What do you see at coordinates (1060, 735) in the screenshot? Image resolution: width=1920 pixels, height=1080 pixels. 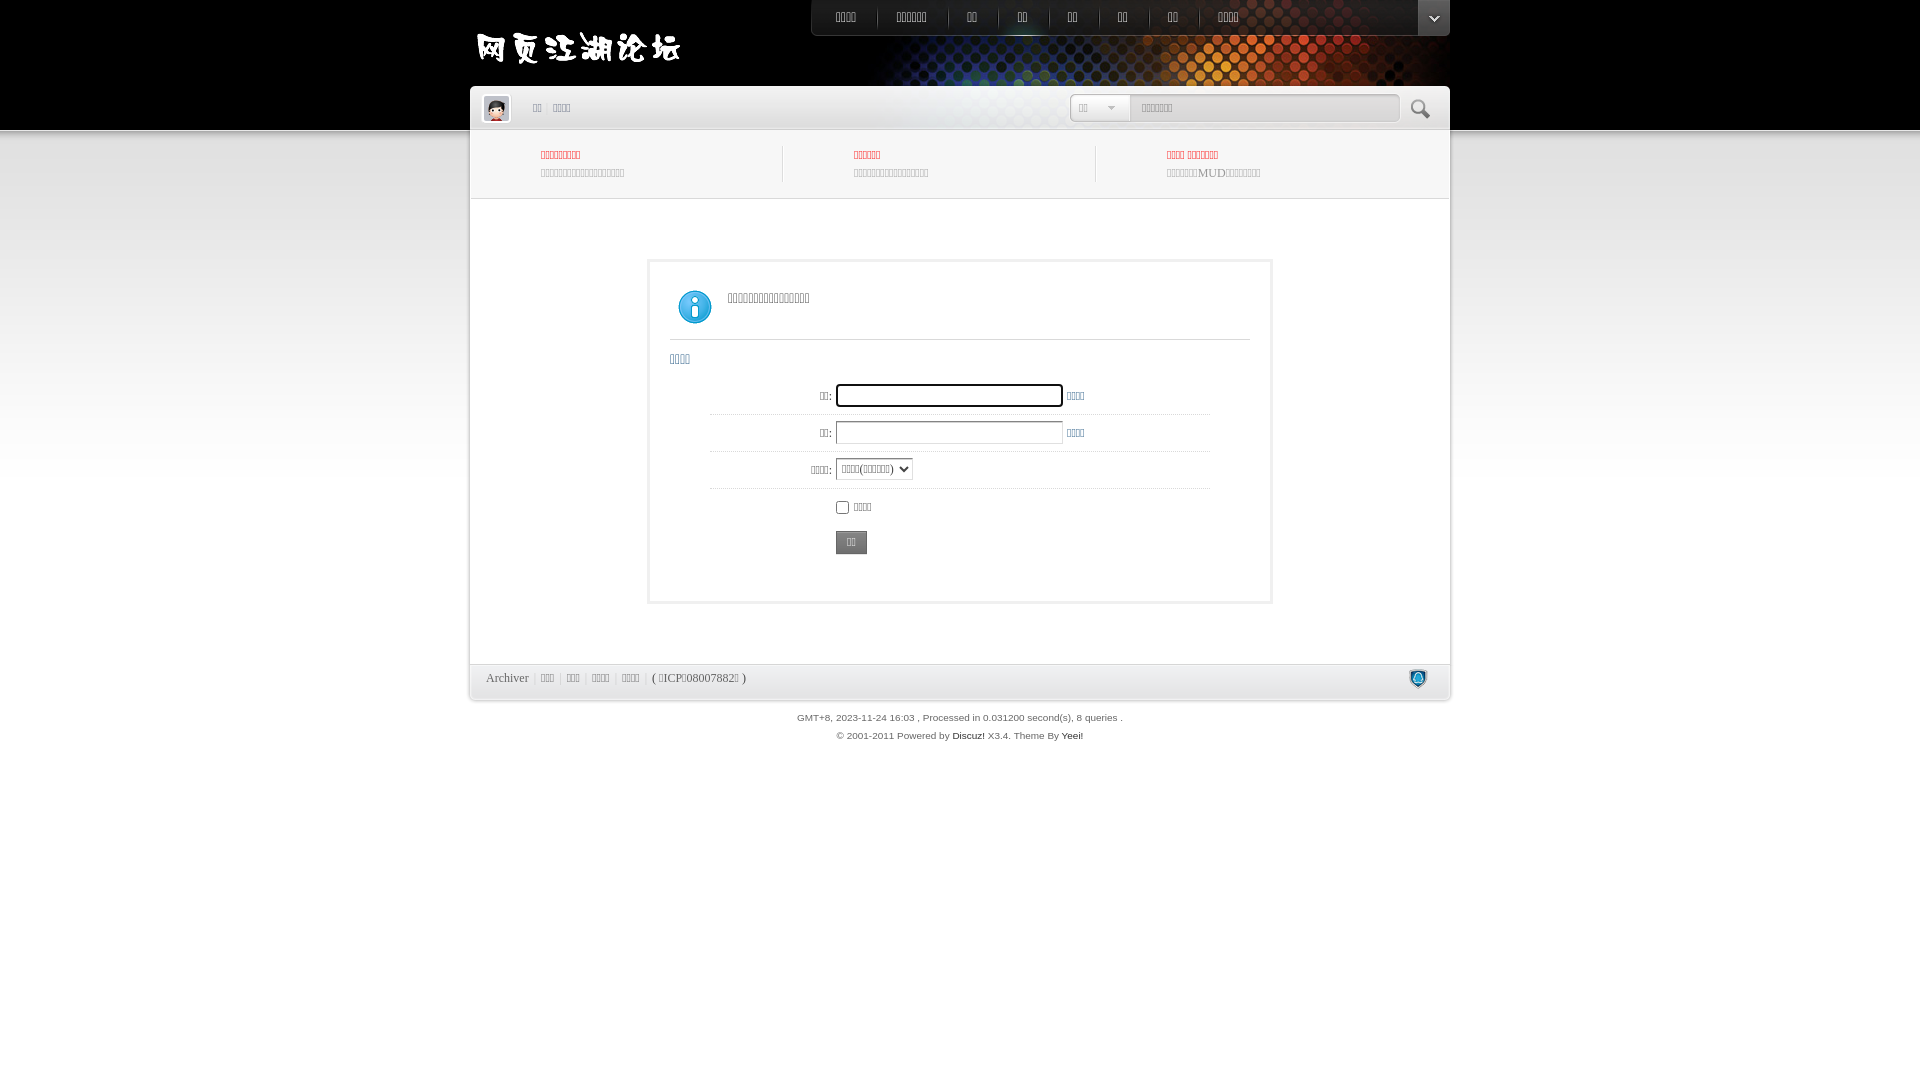 I see `'Yeei!'` at bounding box center [1060, 735].